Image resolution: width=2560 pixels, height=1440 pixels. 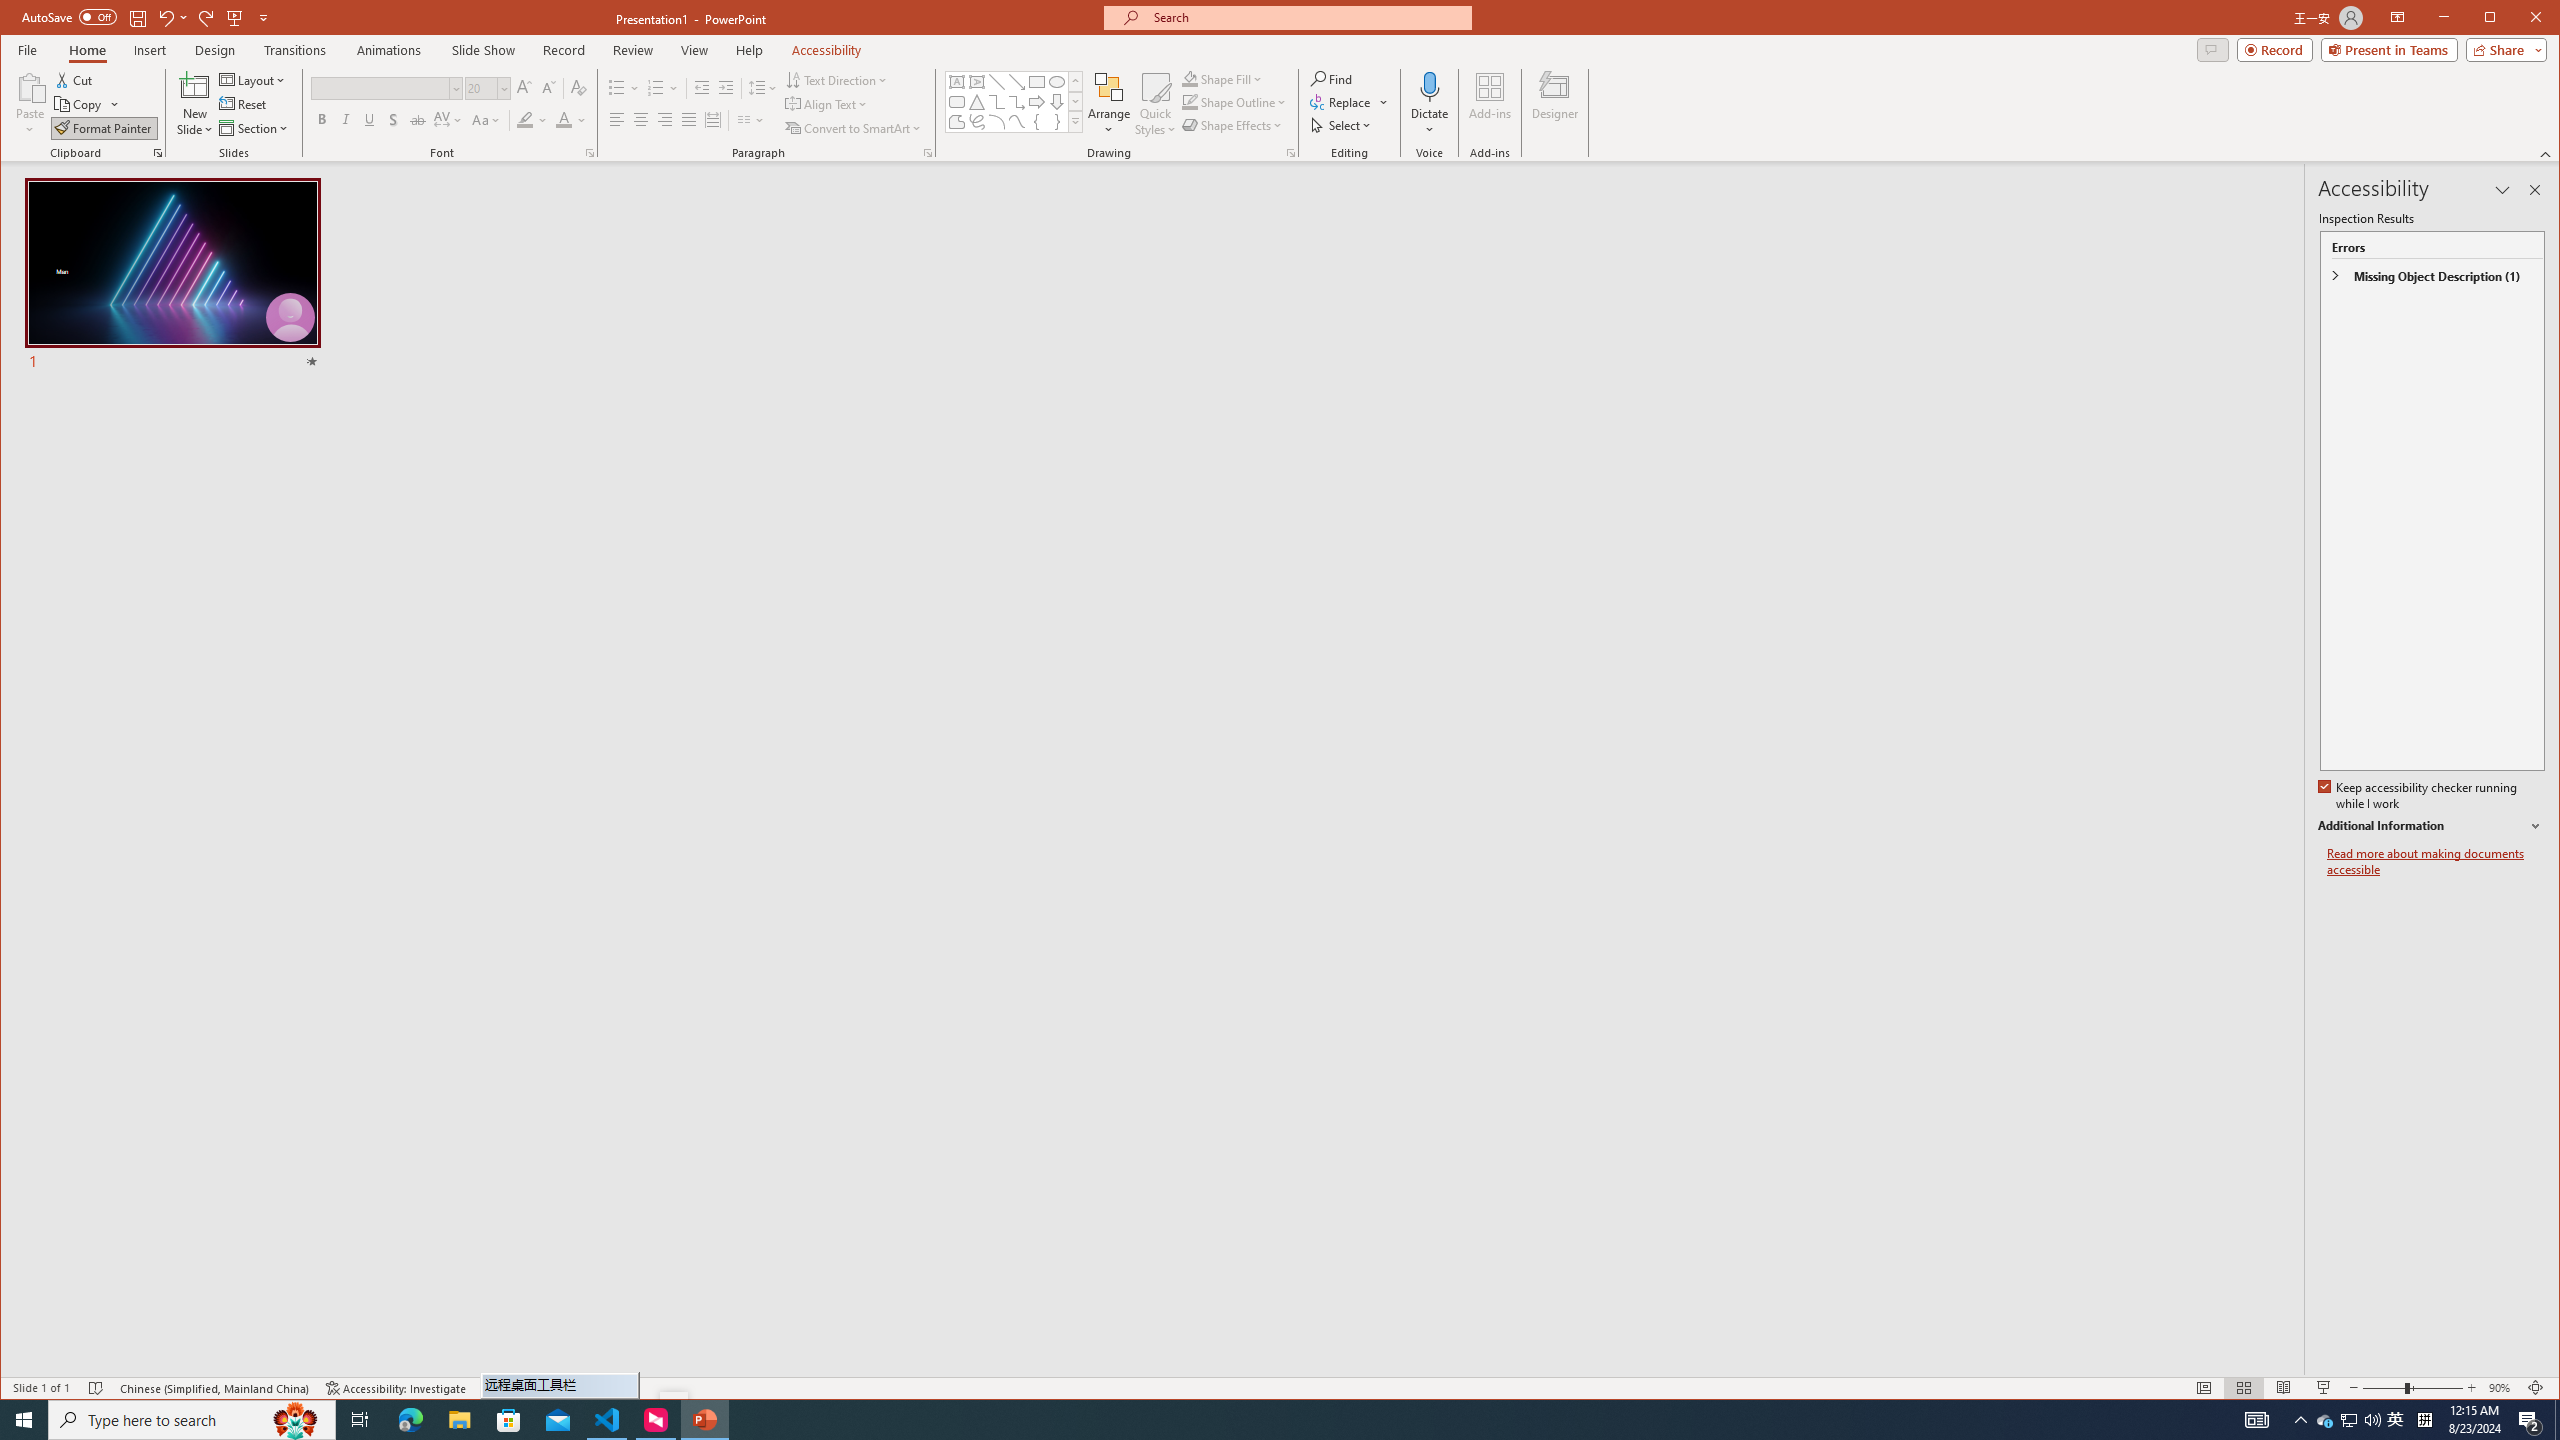 What do you see at coordinates (1190, 102) in the screenshot?
I see `'Shape Outline Blue, Accent 1'` at bounding box center [1190, 102].